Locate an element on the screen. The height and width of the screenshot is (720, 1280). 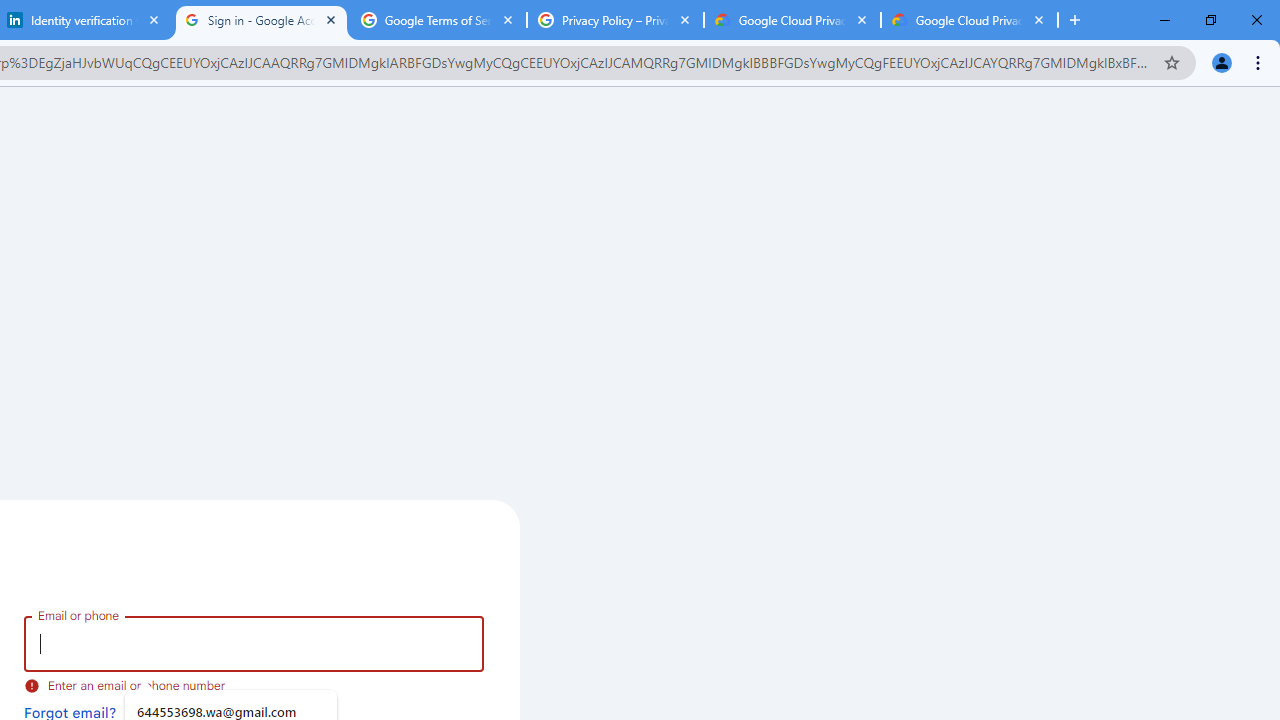
'Email or phone' is located at coordinates (253, 643).